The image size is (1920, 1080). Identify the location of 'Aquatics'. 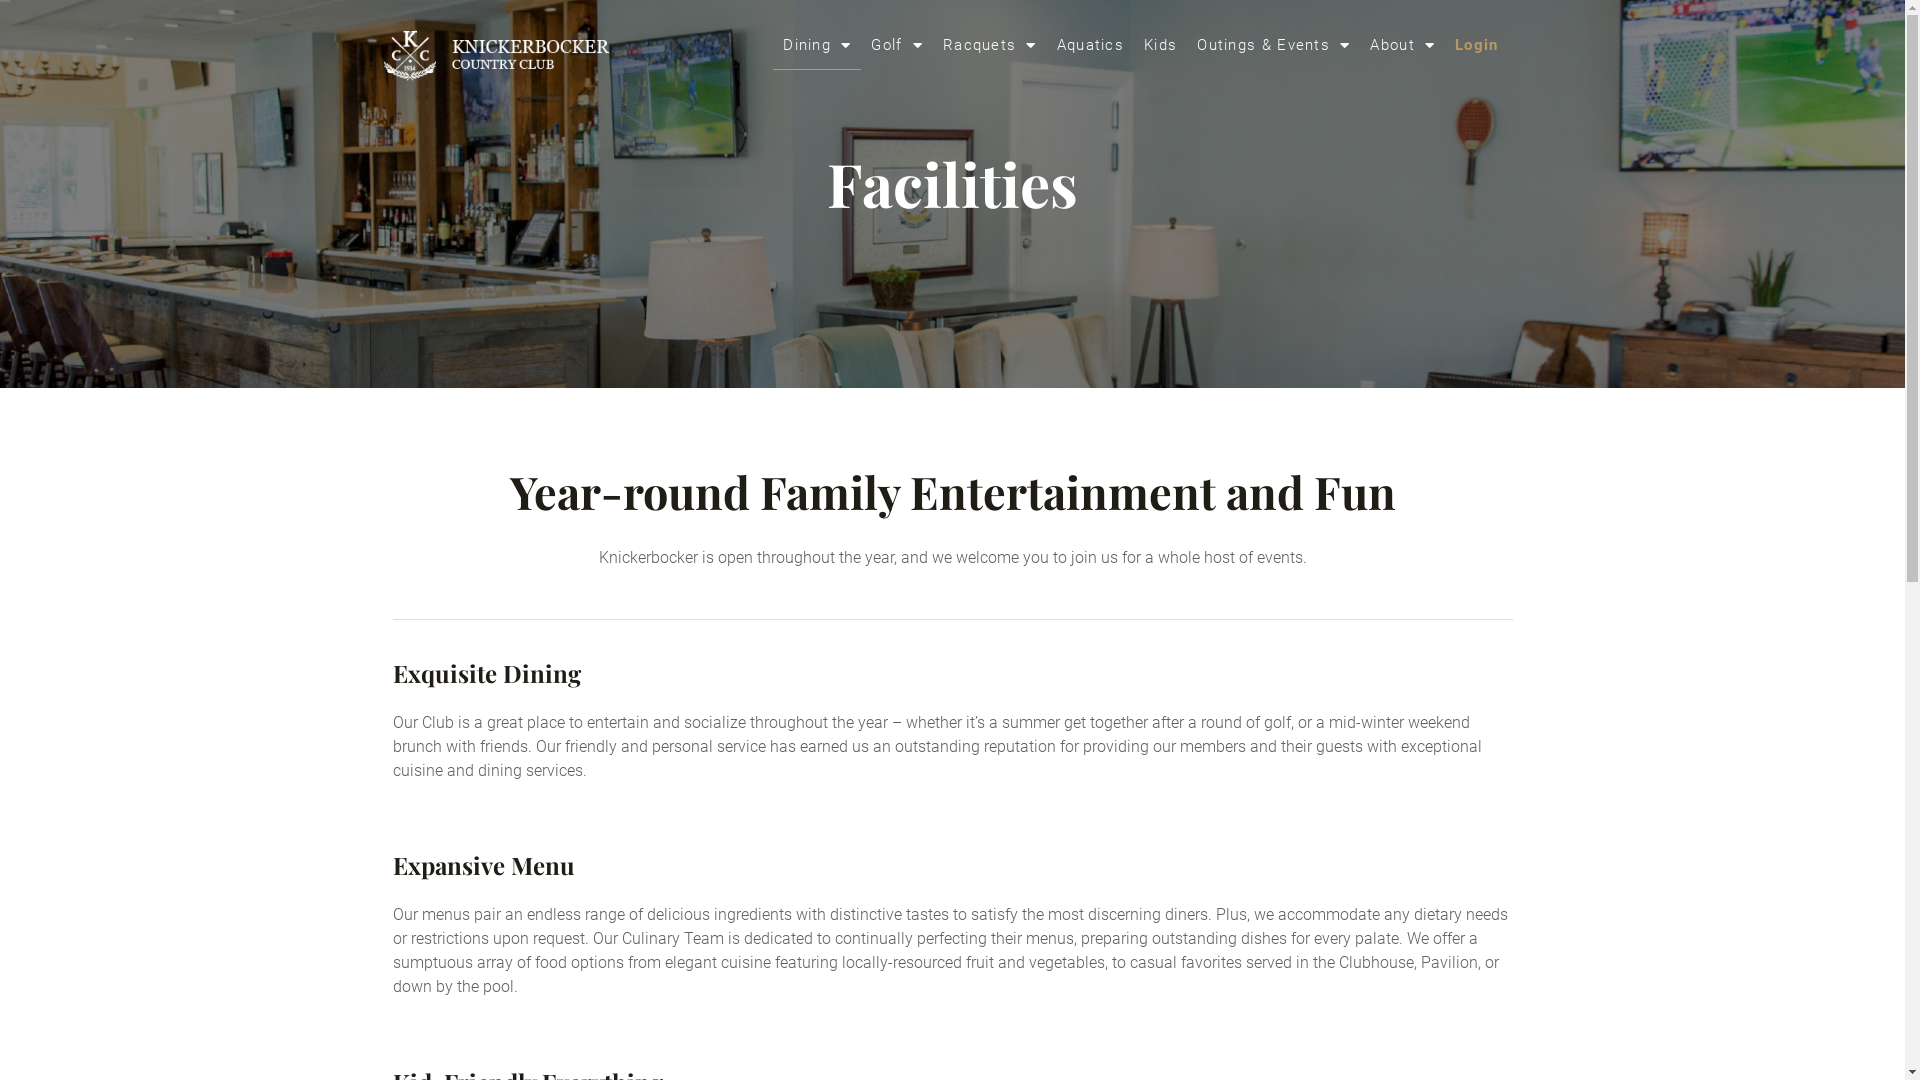
(1045, 45).